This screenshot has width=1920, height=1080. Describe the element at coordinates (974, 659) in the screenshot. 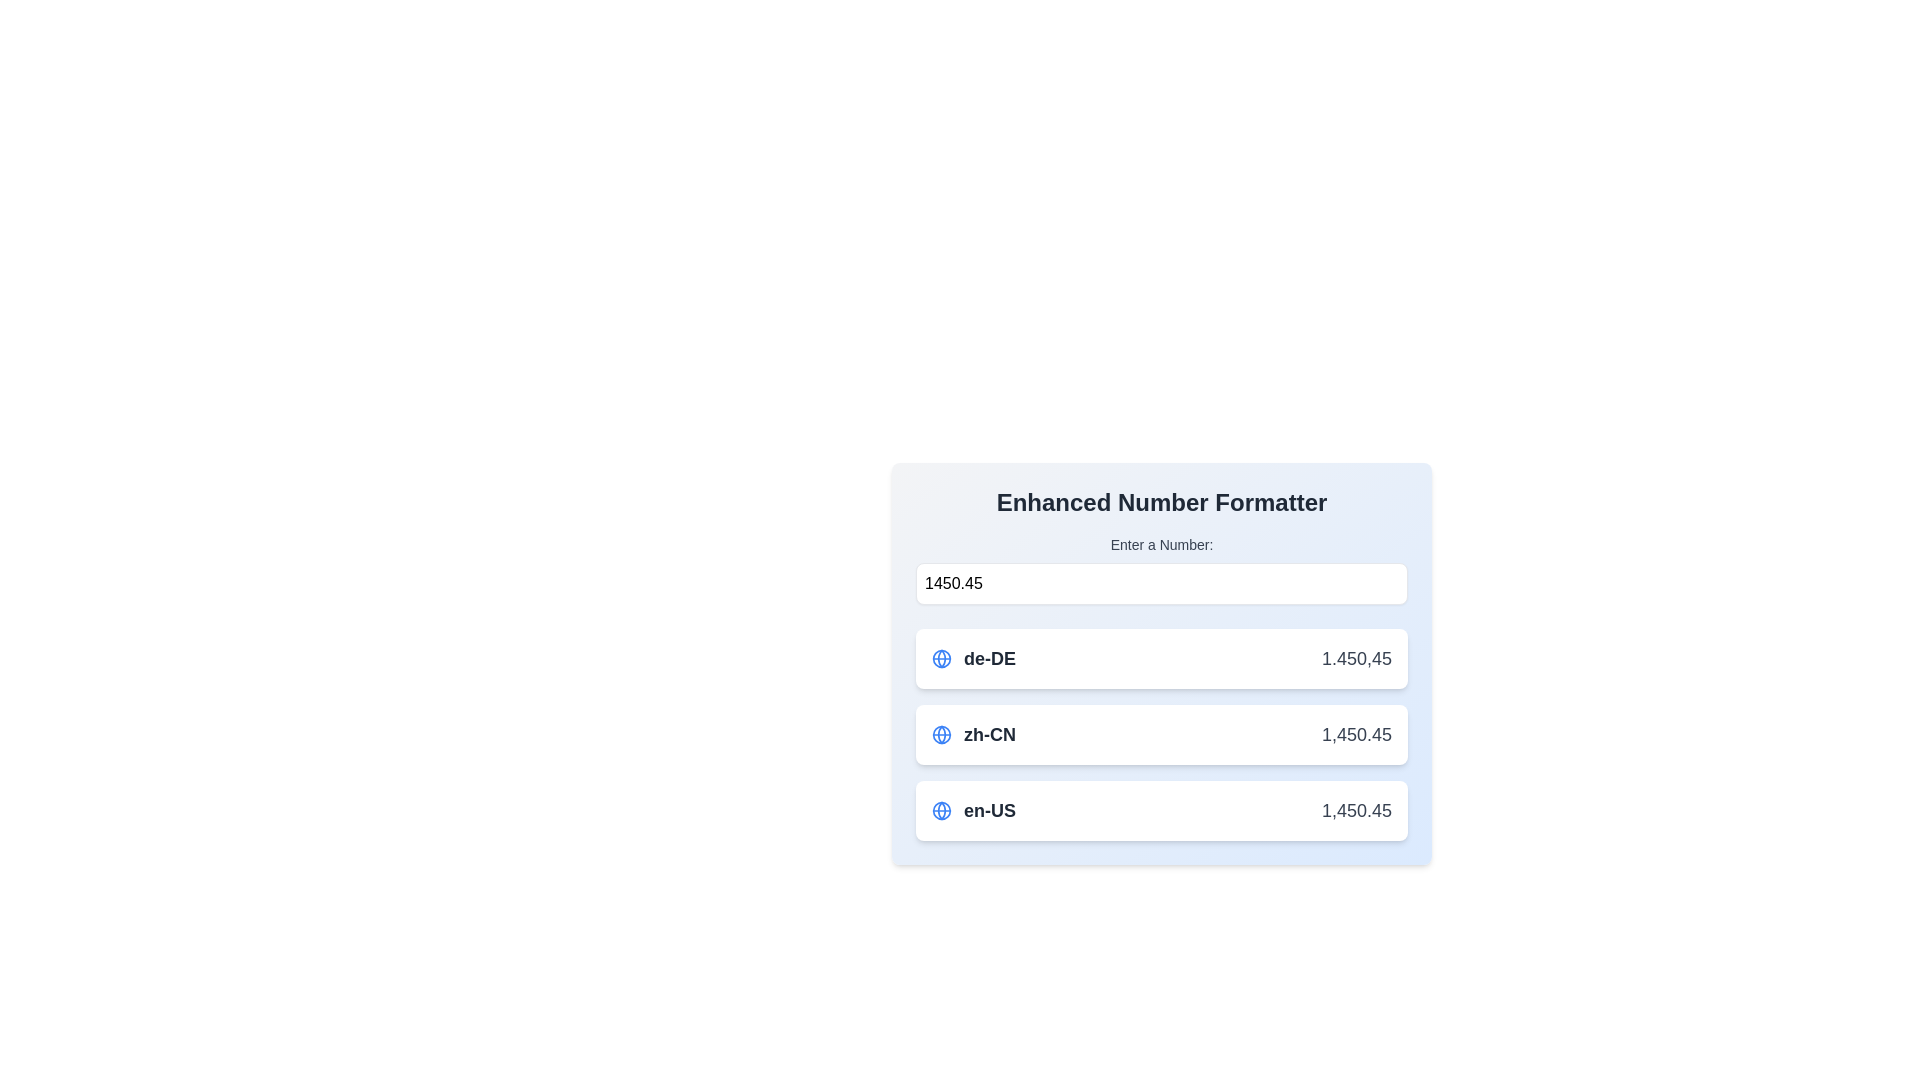

I see `the locale selection label/icon for 'de-DE' (German-Germany), which is the first item in a vertical list of locale options with a white background and rounded corners, located next to a numerical value` at that location.